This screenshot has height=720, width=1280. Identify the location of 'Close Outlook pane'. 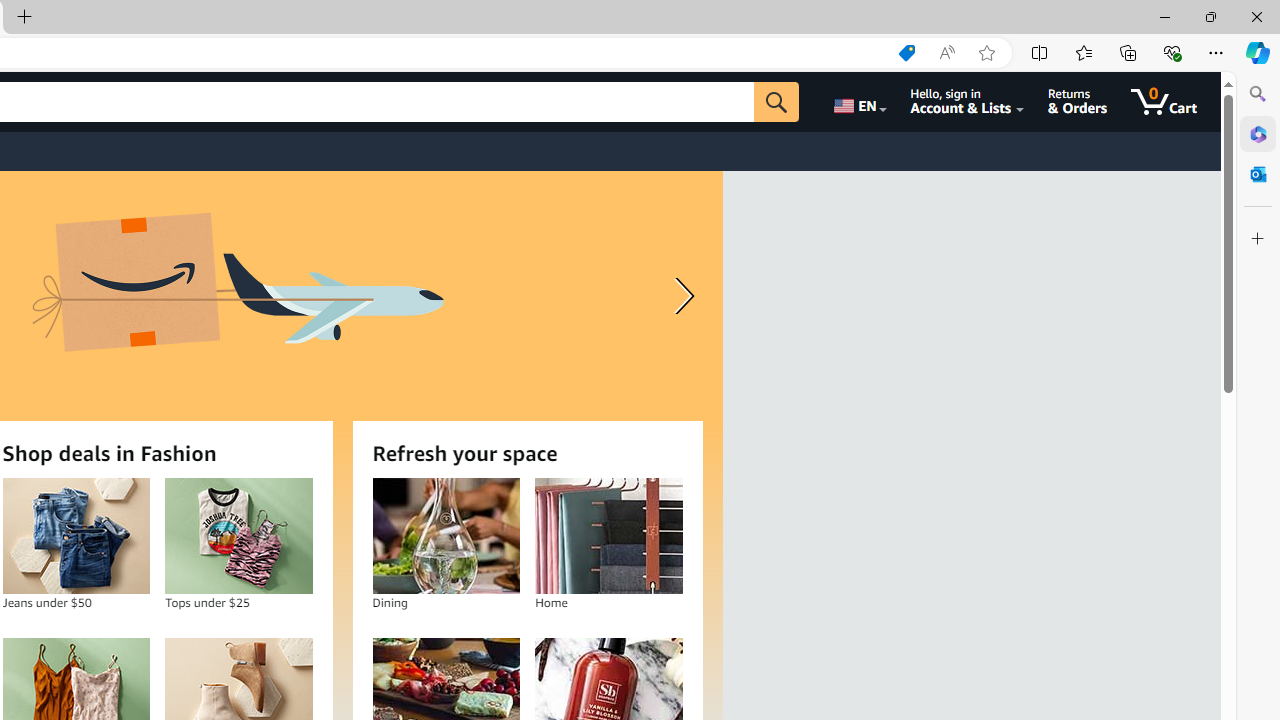
(1257, 173).